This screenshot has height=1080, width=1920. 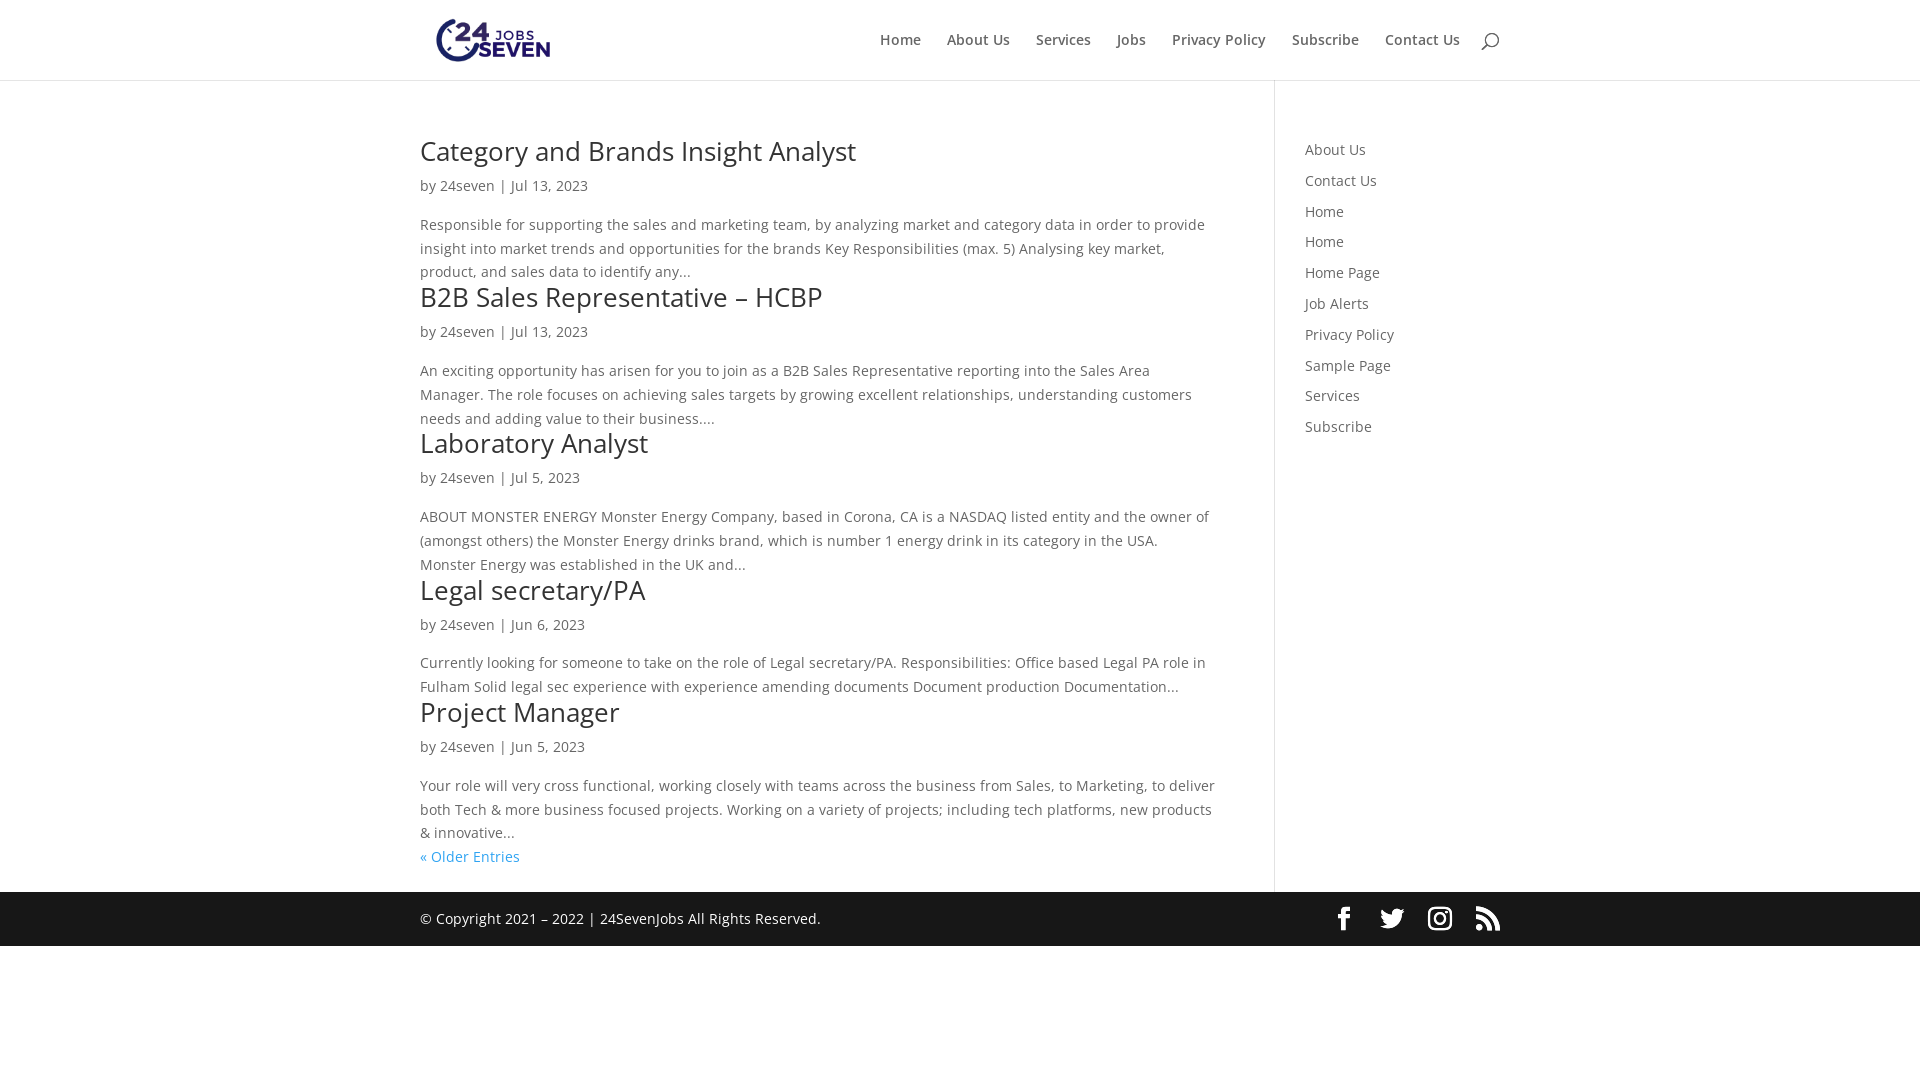 What do you see at coordinates (1305, 365) in the screenshot?
I see `'Sample Page'` at bounding box center [1305, 365].